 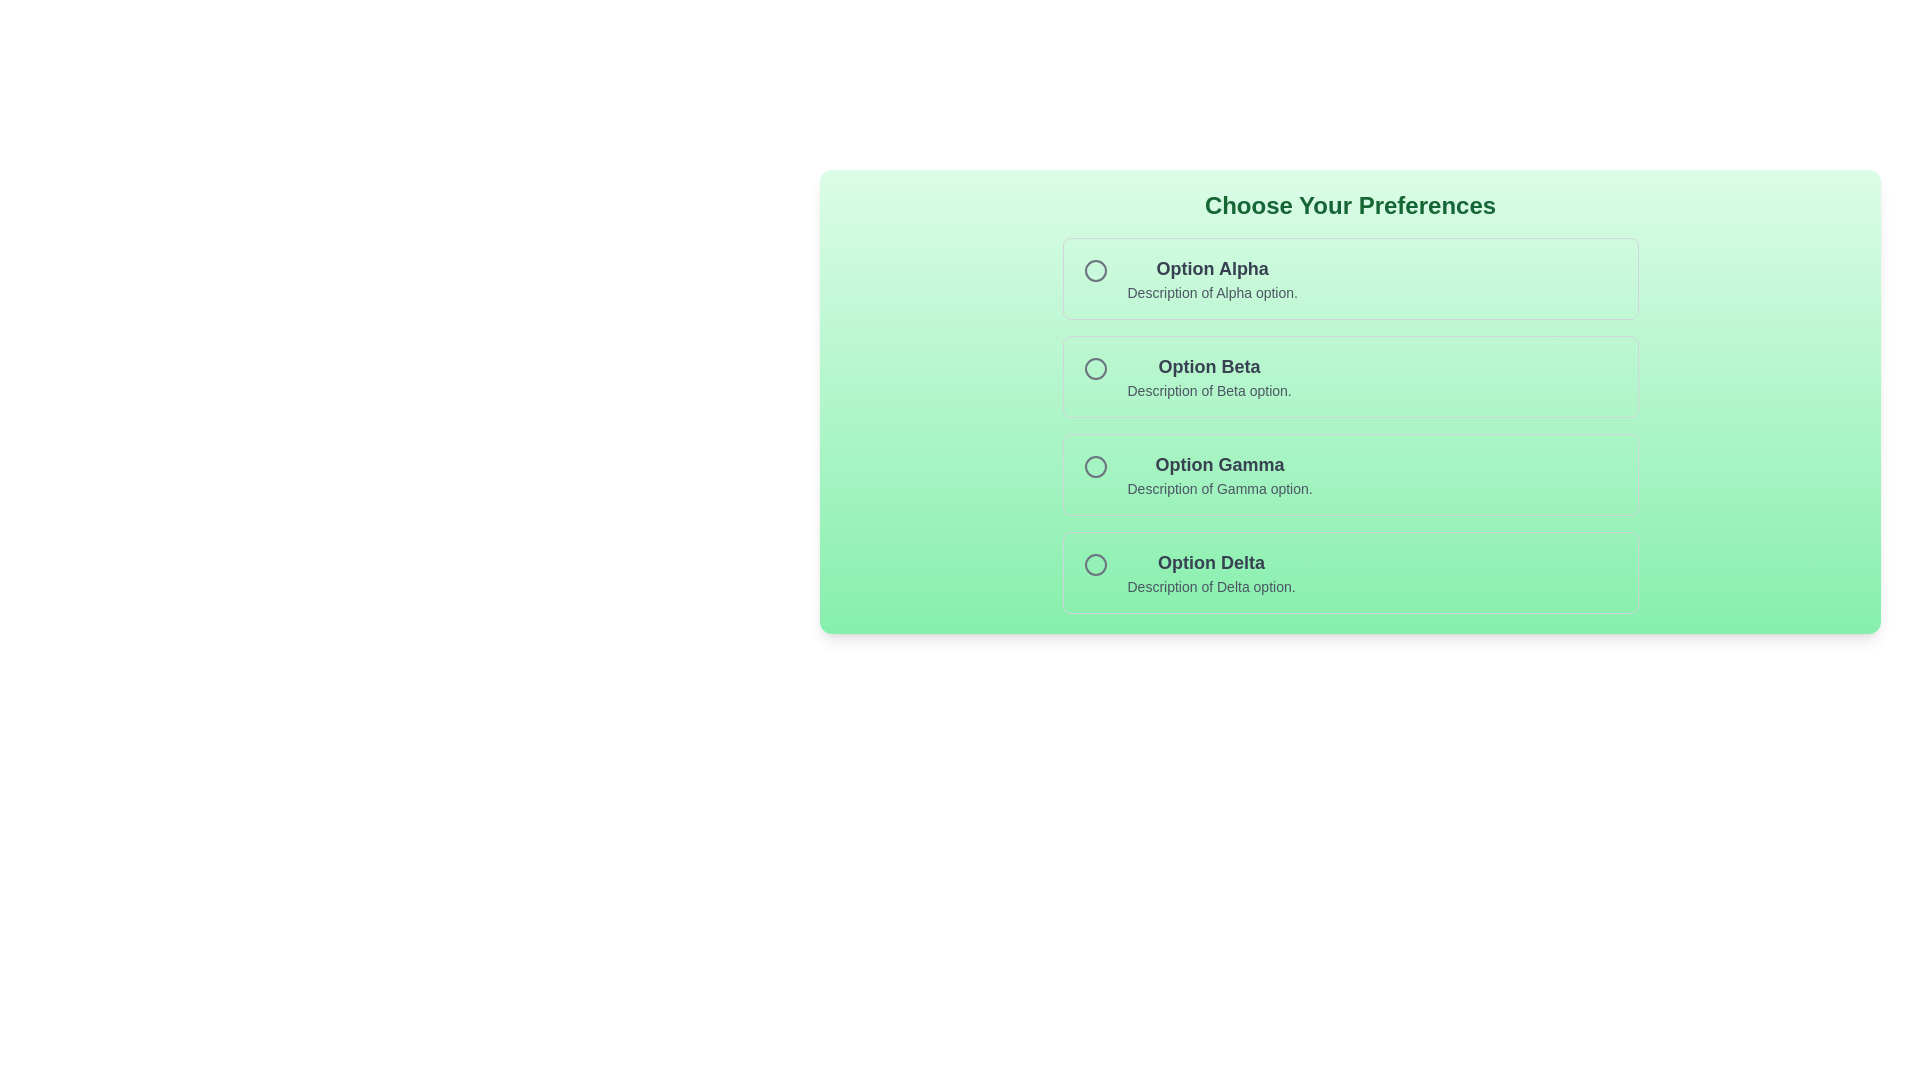 I want to click on the selectable option box labeled 'Option Beta' with a light green background, so click(x=1350, y=377).